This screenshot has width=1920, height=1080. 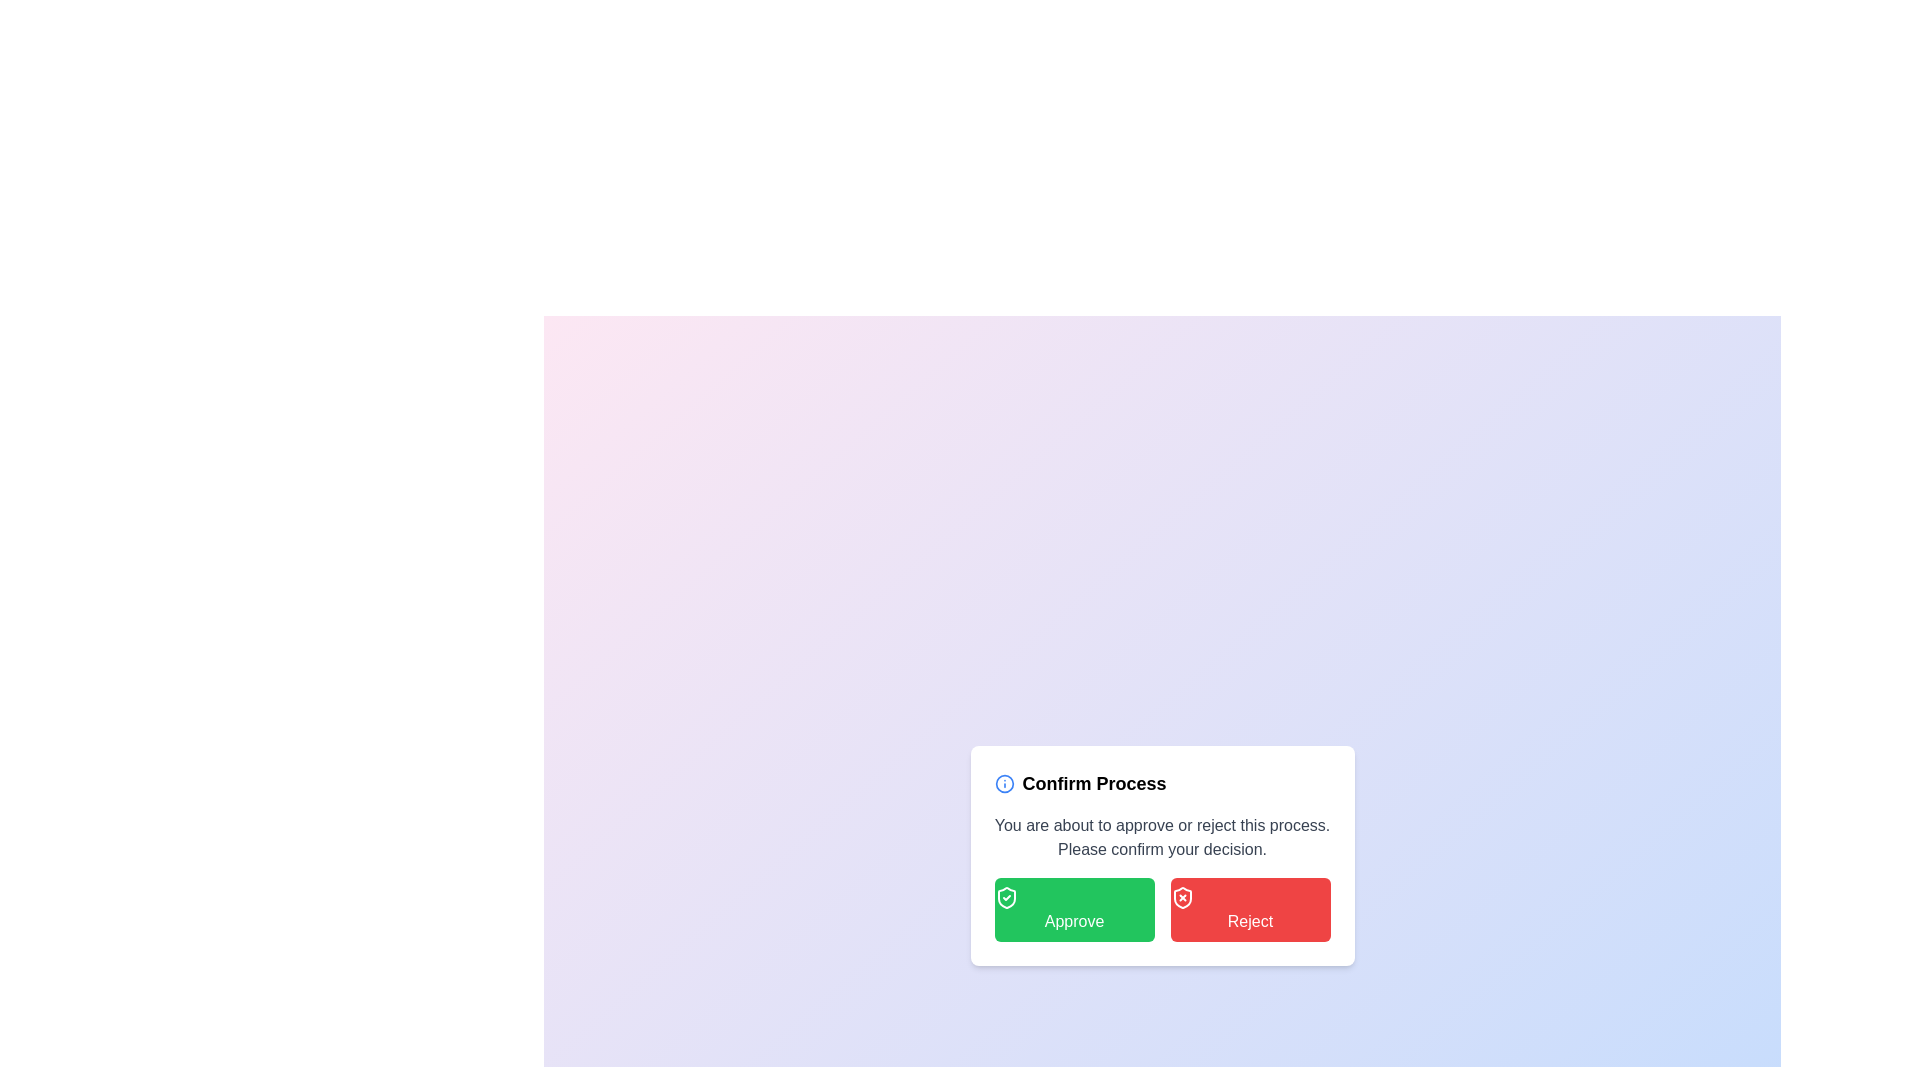 I want to click on the green shield icon with a checkmark inside, located to the left of the 'Approve' label, indicating security and approval, so click(x=1006, y=897).